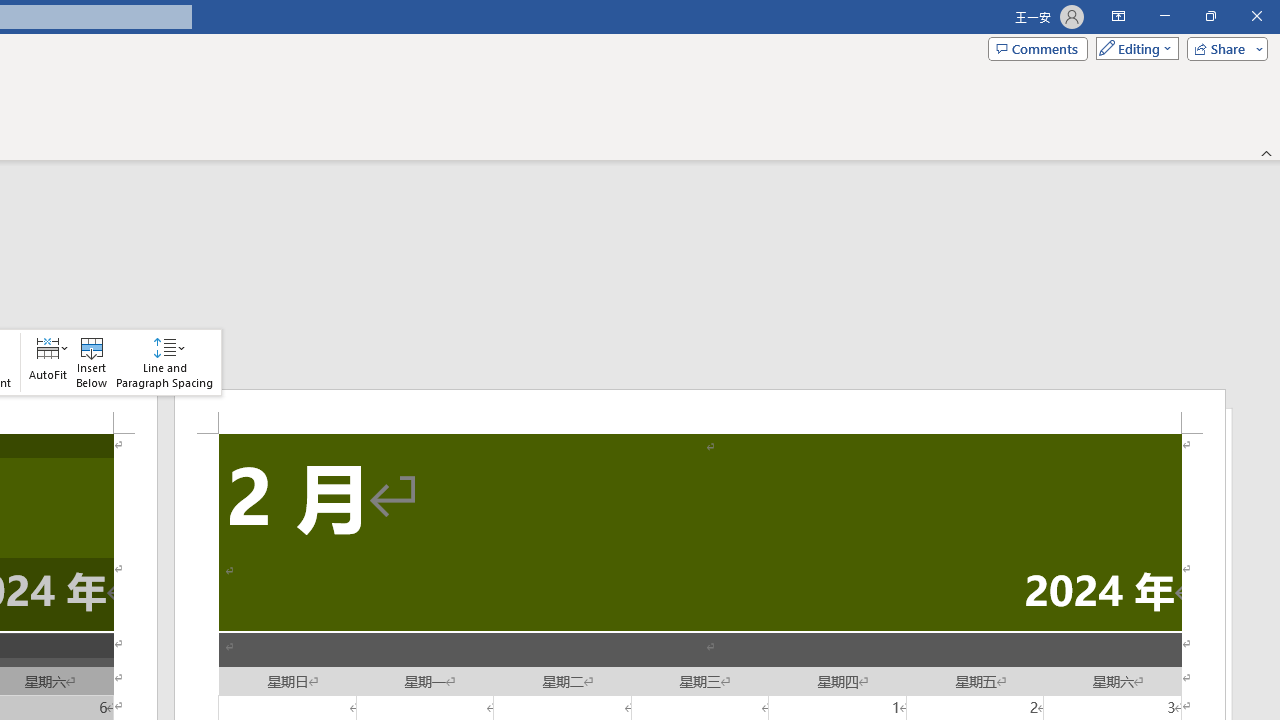  I want to click on 'Insert Below', so click(91, 362).